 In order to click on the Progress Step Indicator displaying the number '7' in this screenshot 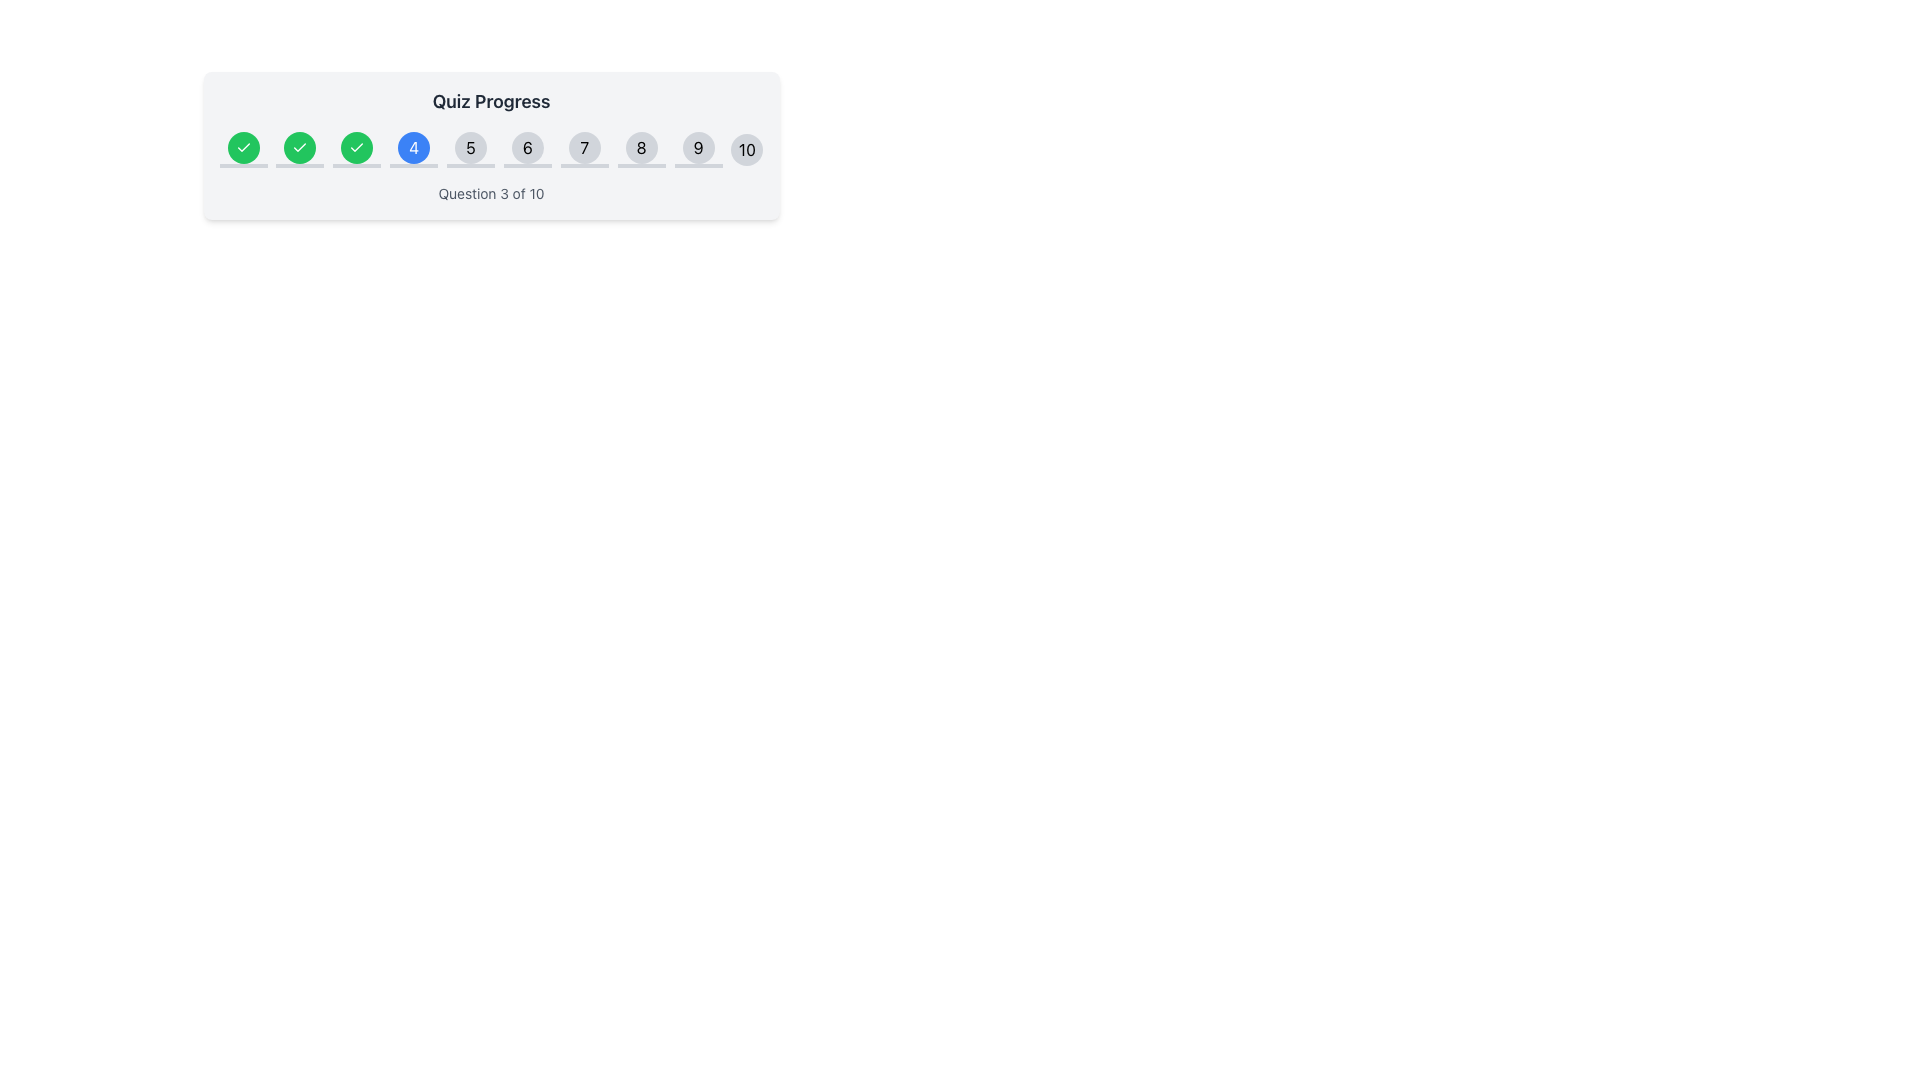, I will do `click(583, 149)`.